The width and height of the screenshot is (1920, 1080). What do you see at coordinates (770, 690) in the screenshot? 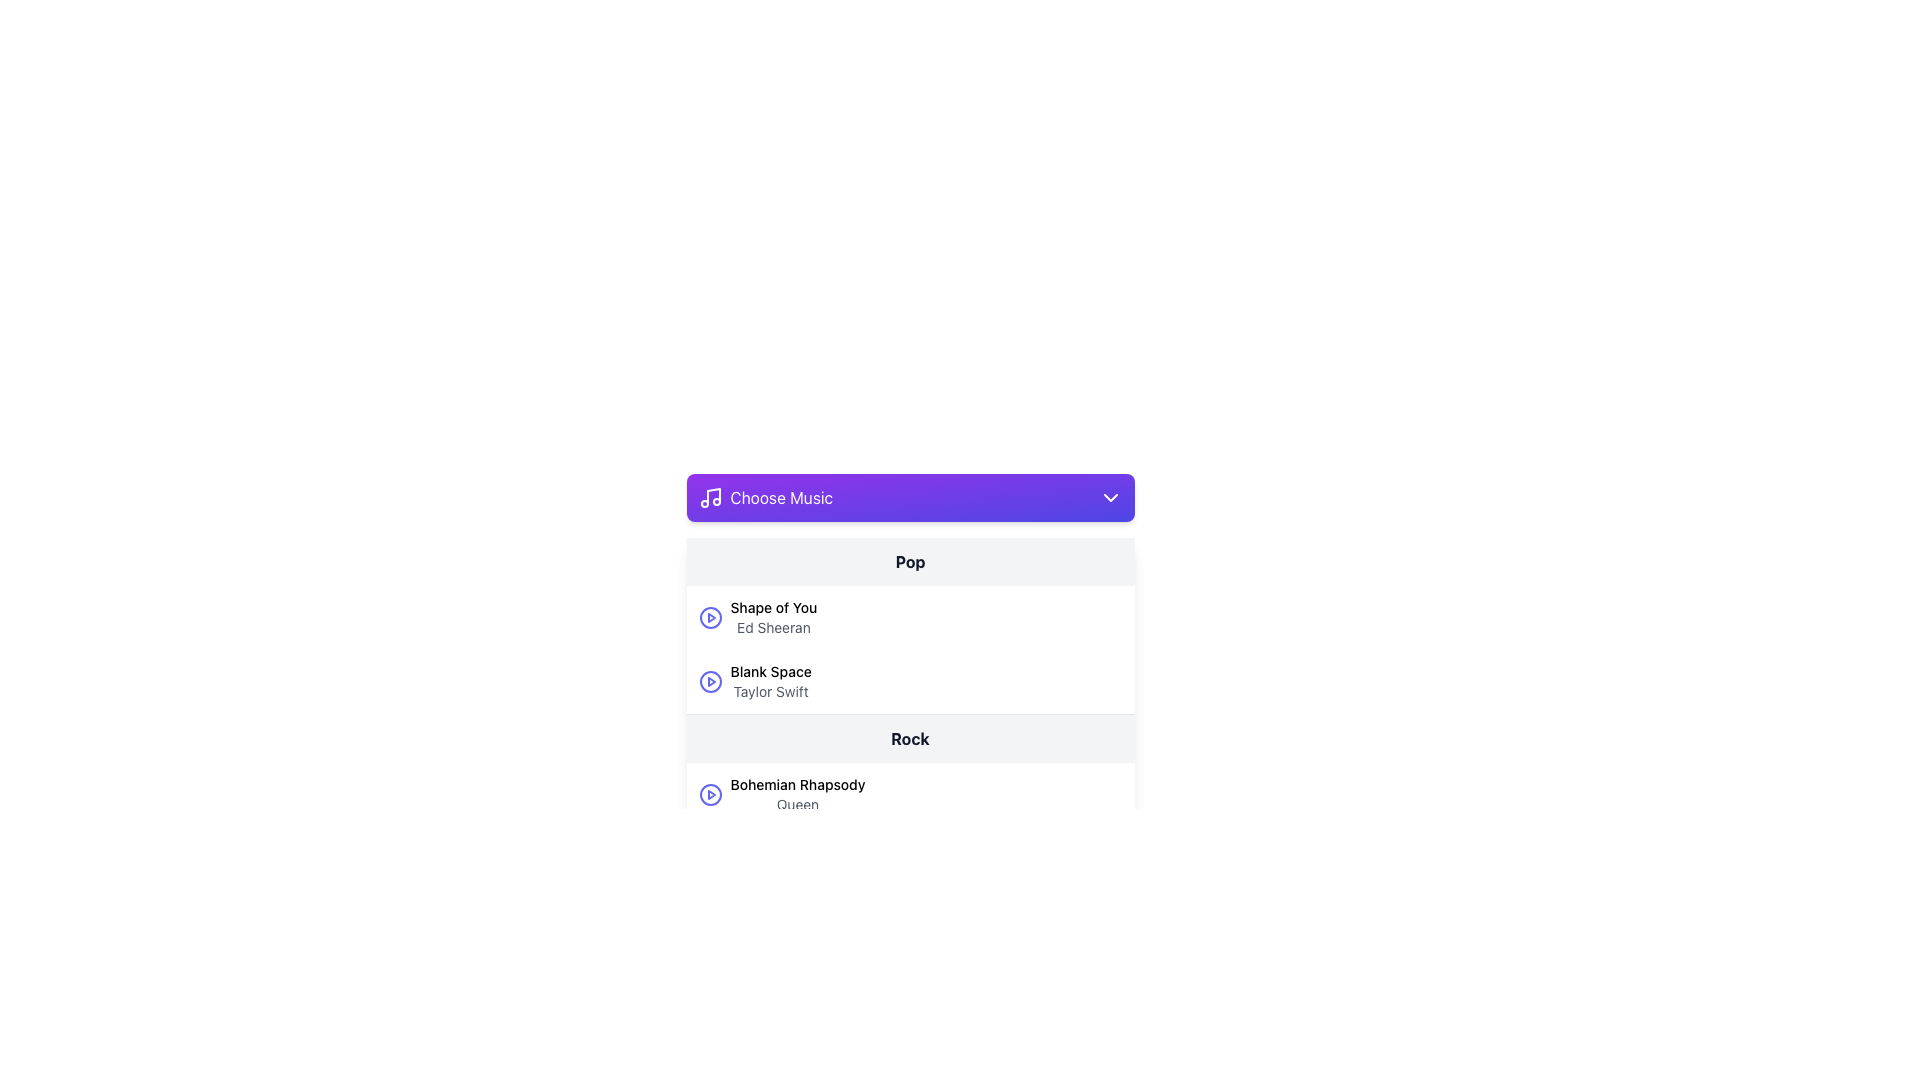
I see `the static text label displaying 'Taylor Swift', which is styled in gray and positioned below 'Blank Space' in a list under the 'Pop' heading` at bounding box center [770, 690].